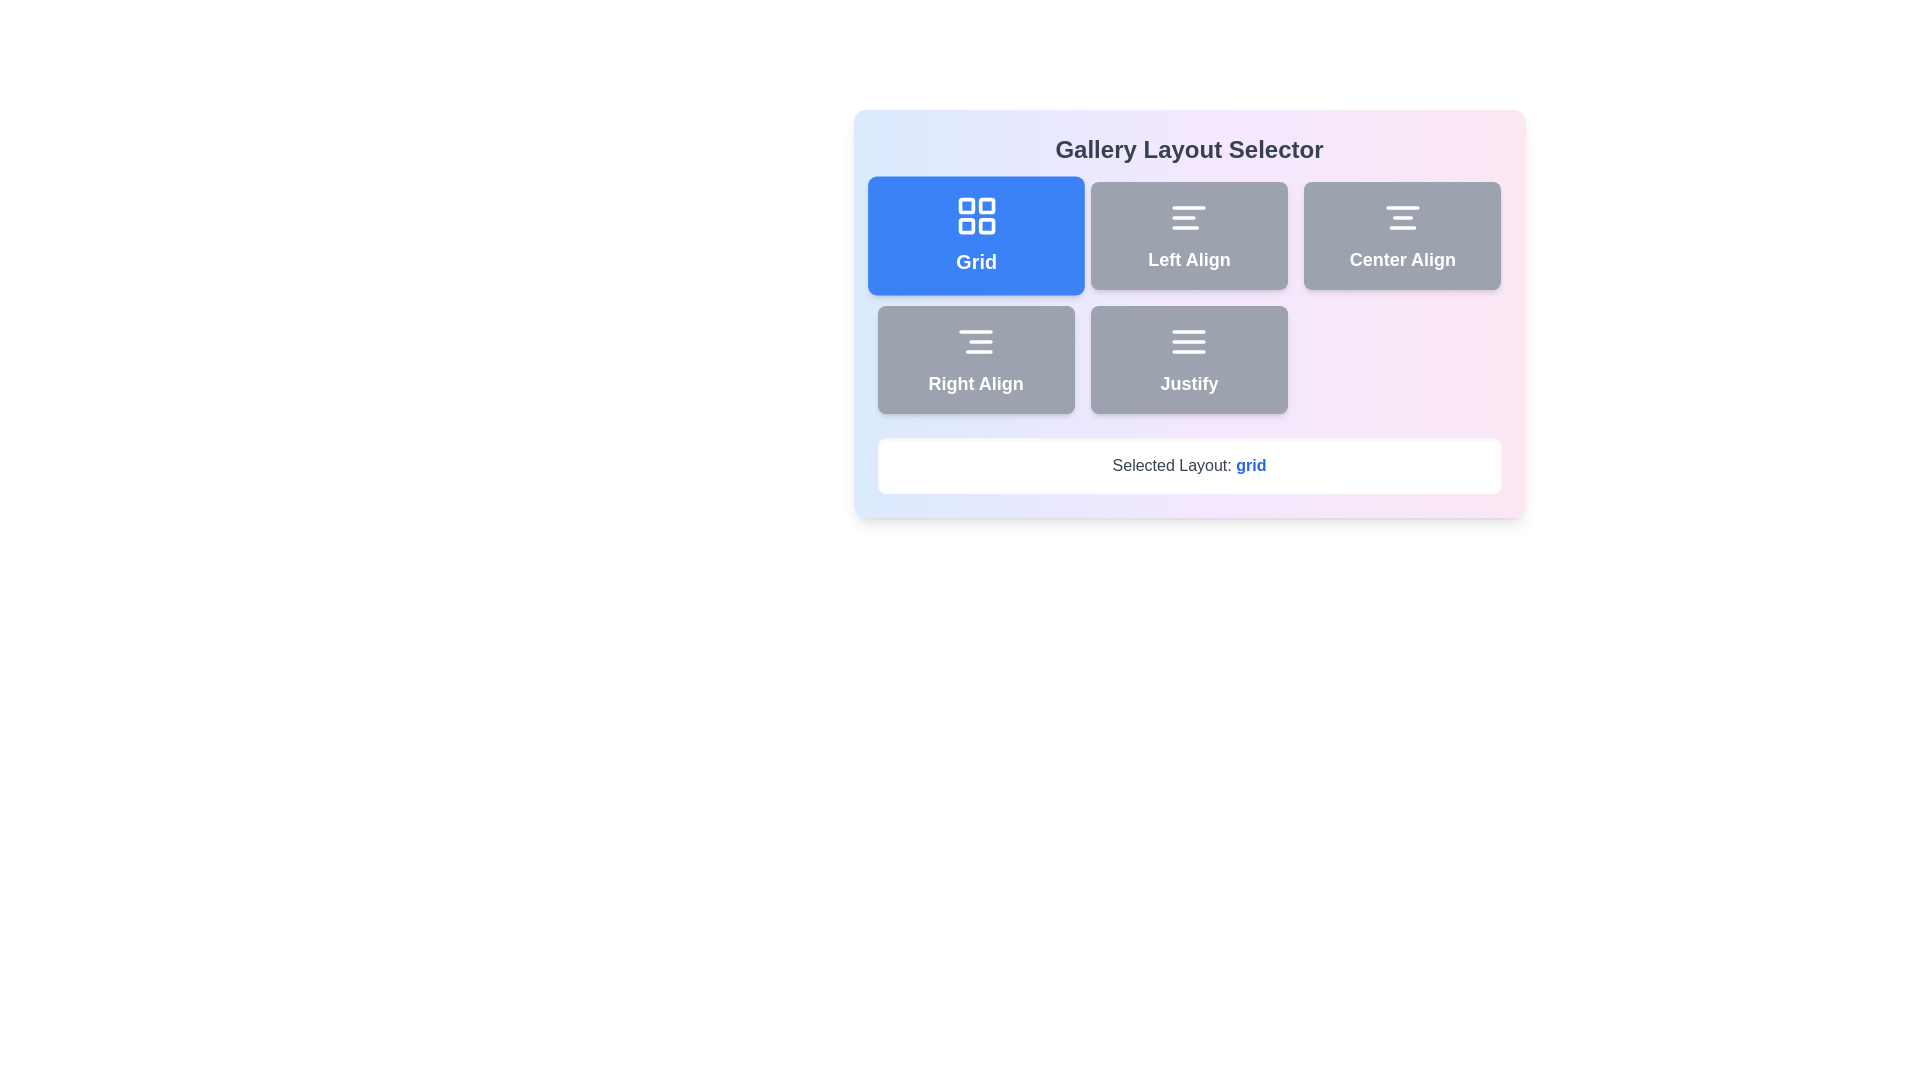 The height and width of the screenshot is (1080, 1920). Describe the element at coordinates (1189, 234) in the screenshot. I see `the 'Left Align' button, which is a rectangular button with rounded corners, gray background, and a white bold label reading 'Left Align'` at that location.